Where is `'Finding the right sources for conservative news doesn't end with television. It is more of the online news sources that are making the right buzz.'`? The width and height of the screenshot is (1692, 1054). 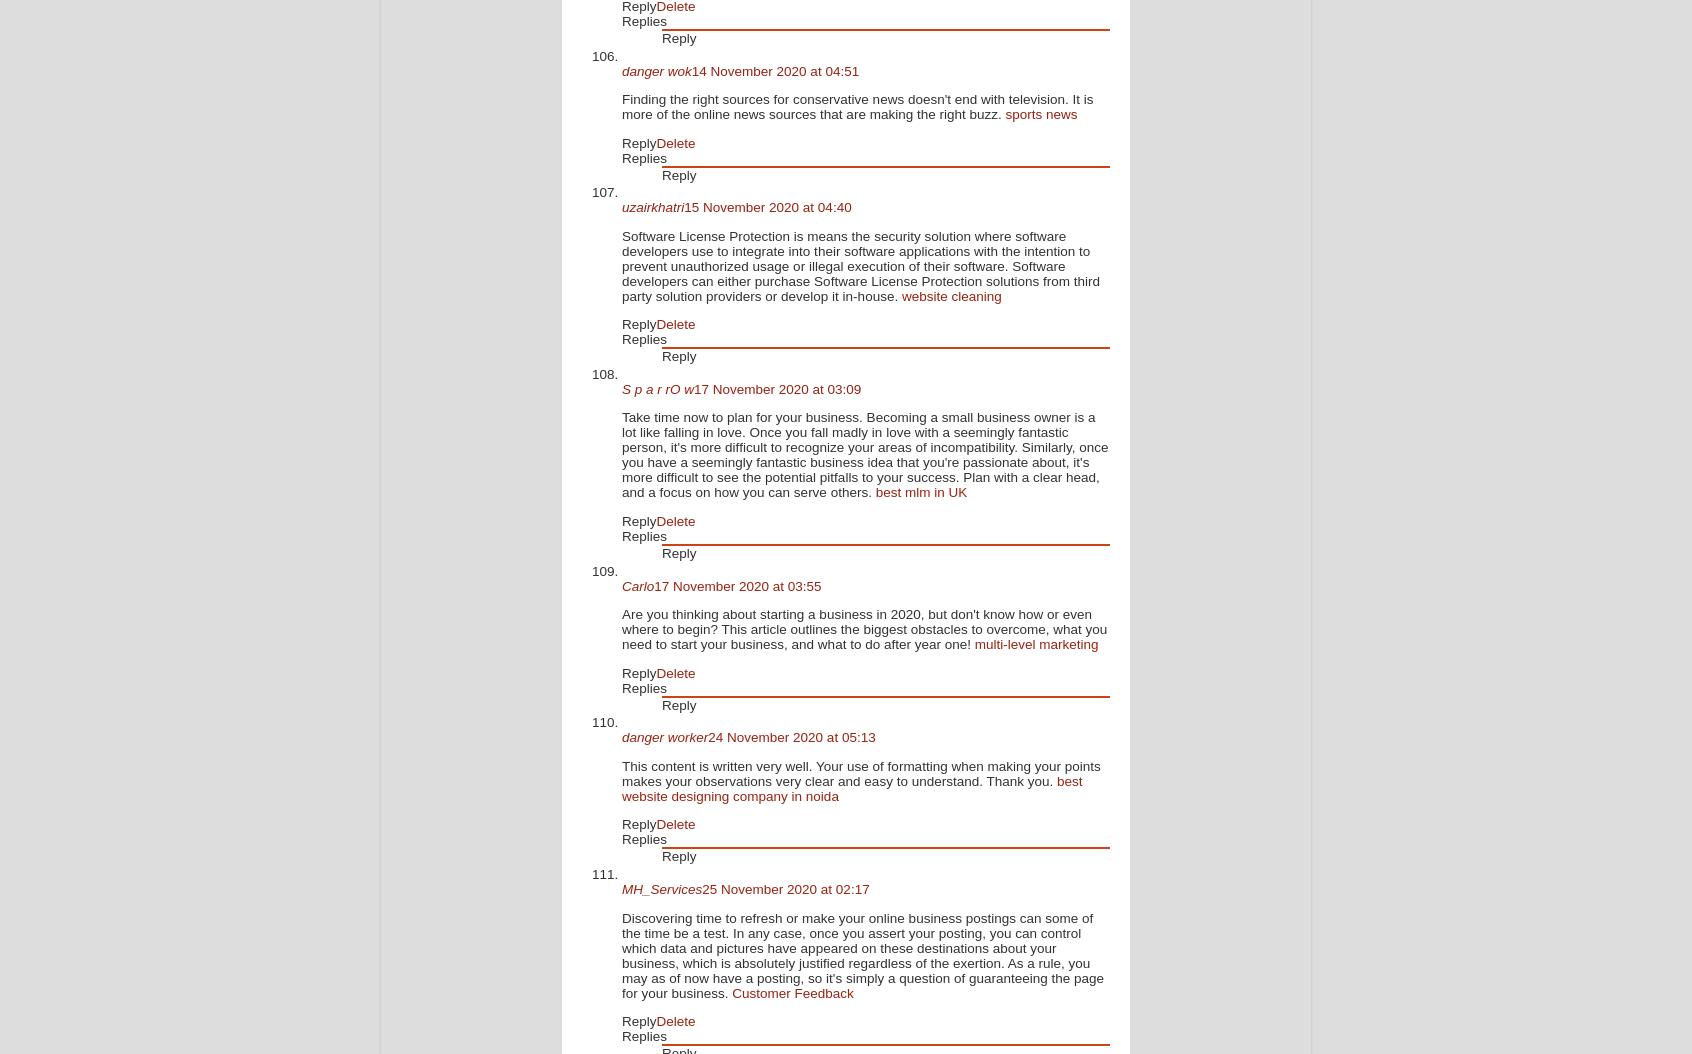 'Finding the right sources for conservative news doesn't end with television. It is more of the online news sources that are making the right buzz.' is located at coordinates (856, 106).